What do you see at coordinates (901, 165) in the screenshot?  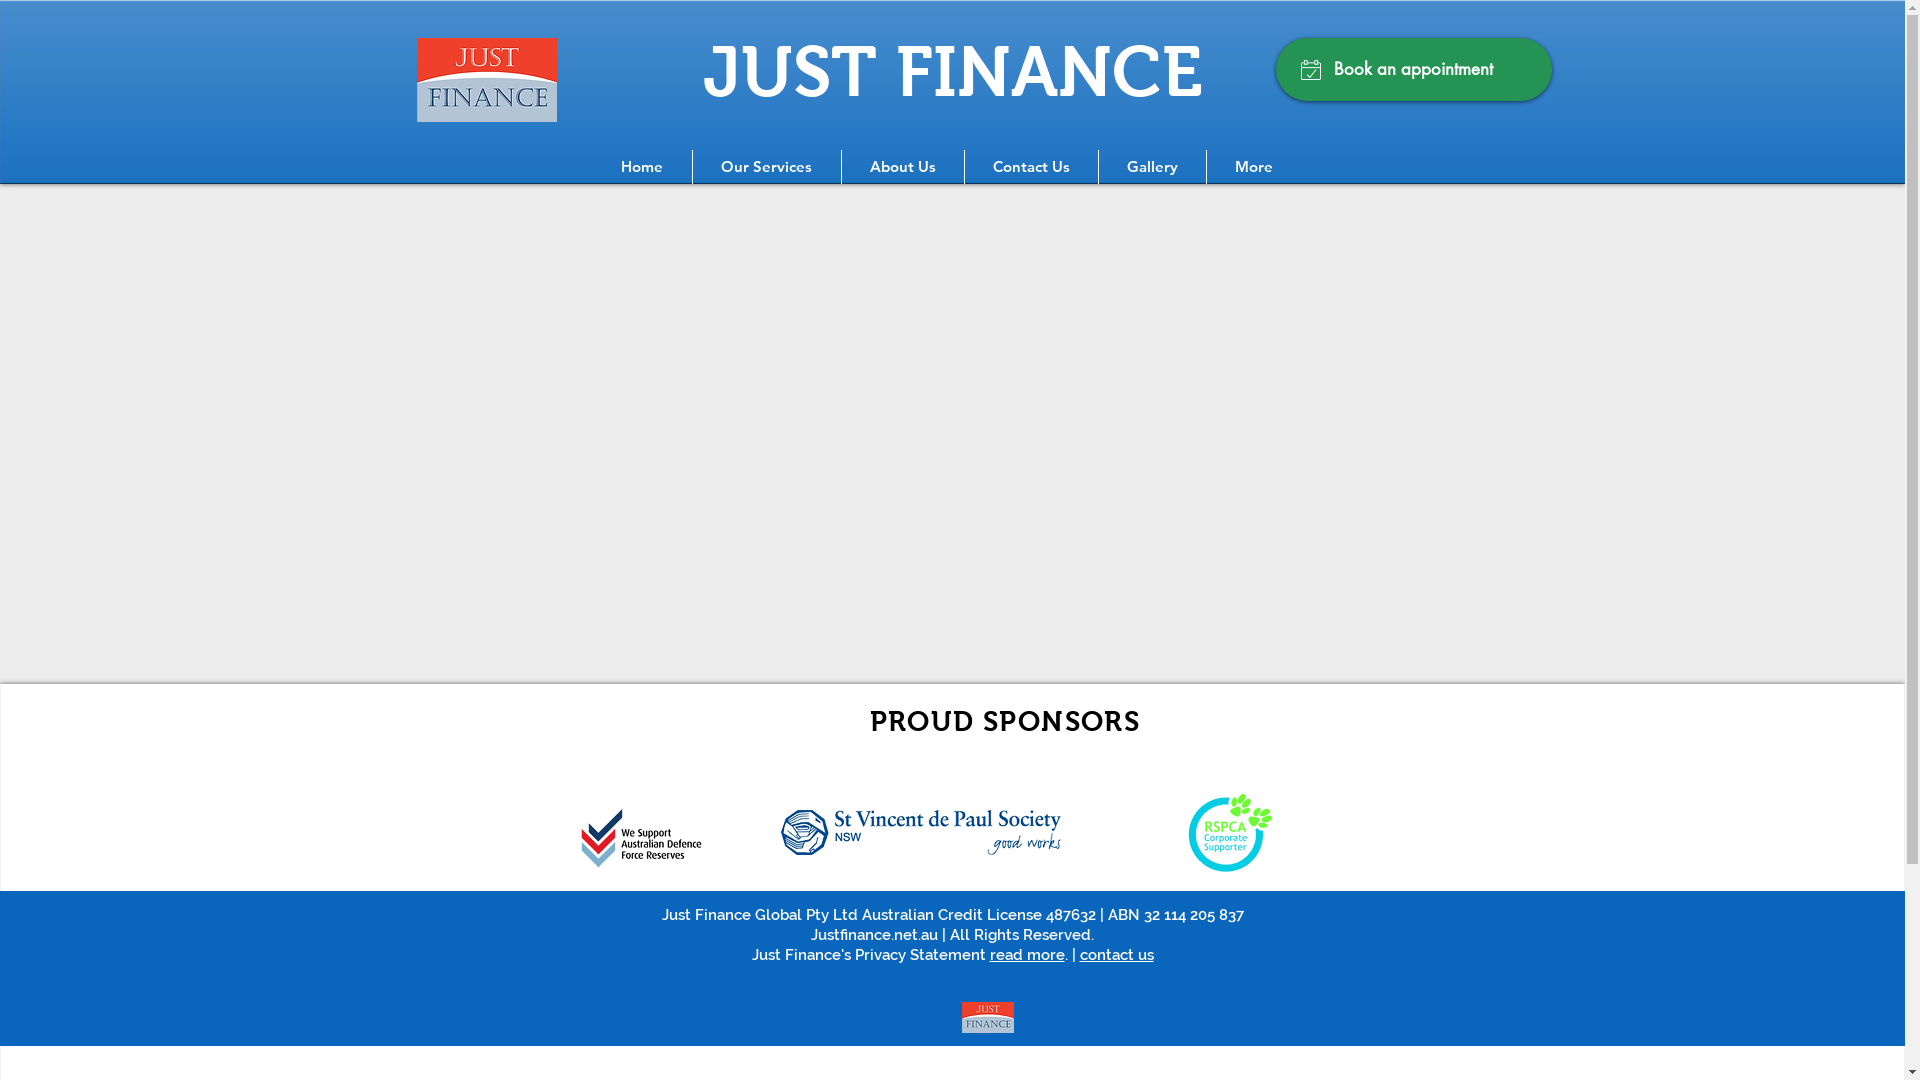 I see `'About Us'` at bounding box center [901, 165].